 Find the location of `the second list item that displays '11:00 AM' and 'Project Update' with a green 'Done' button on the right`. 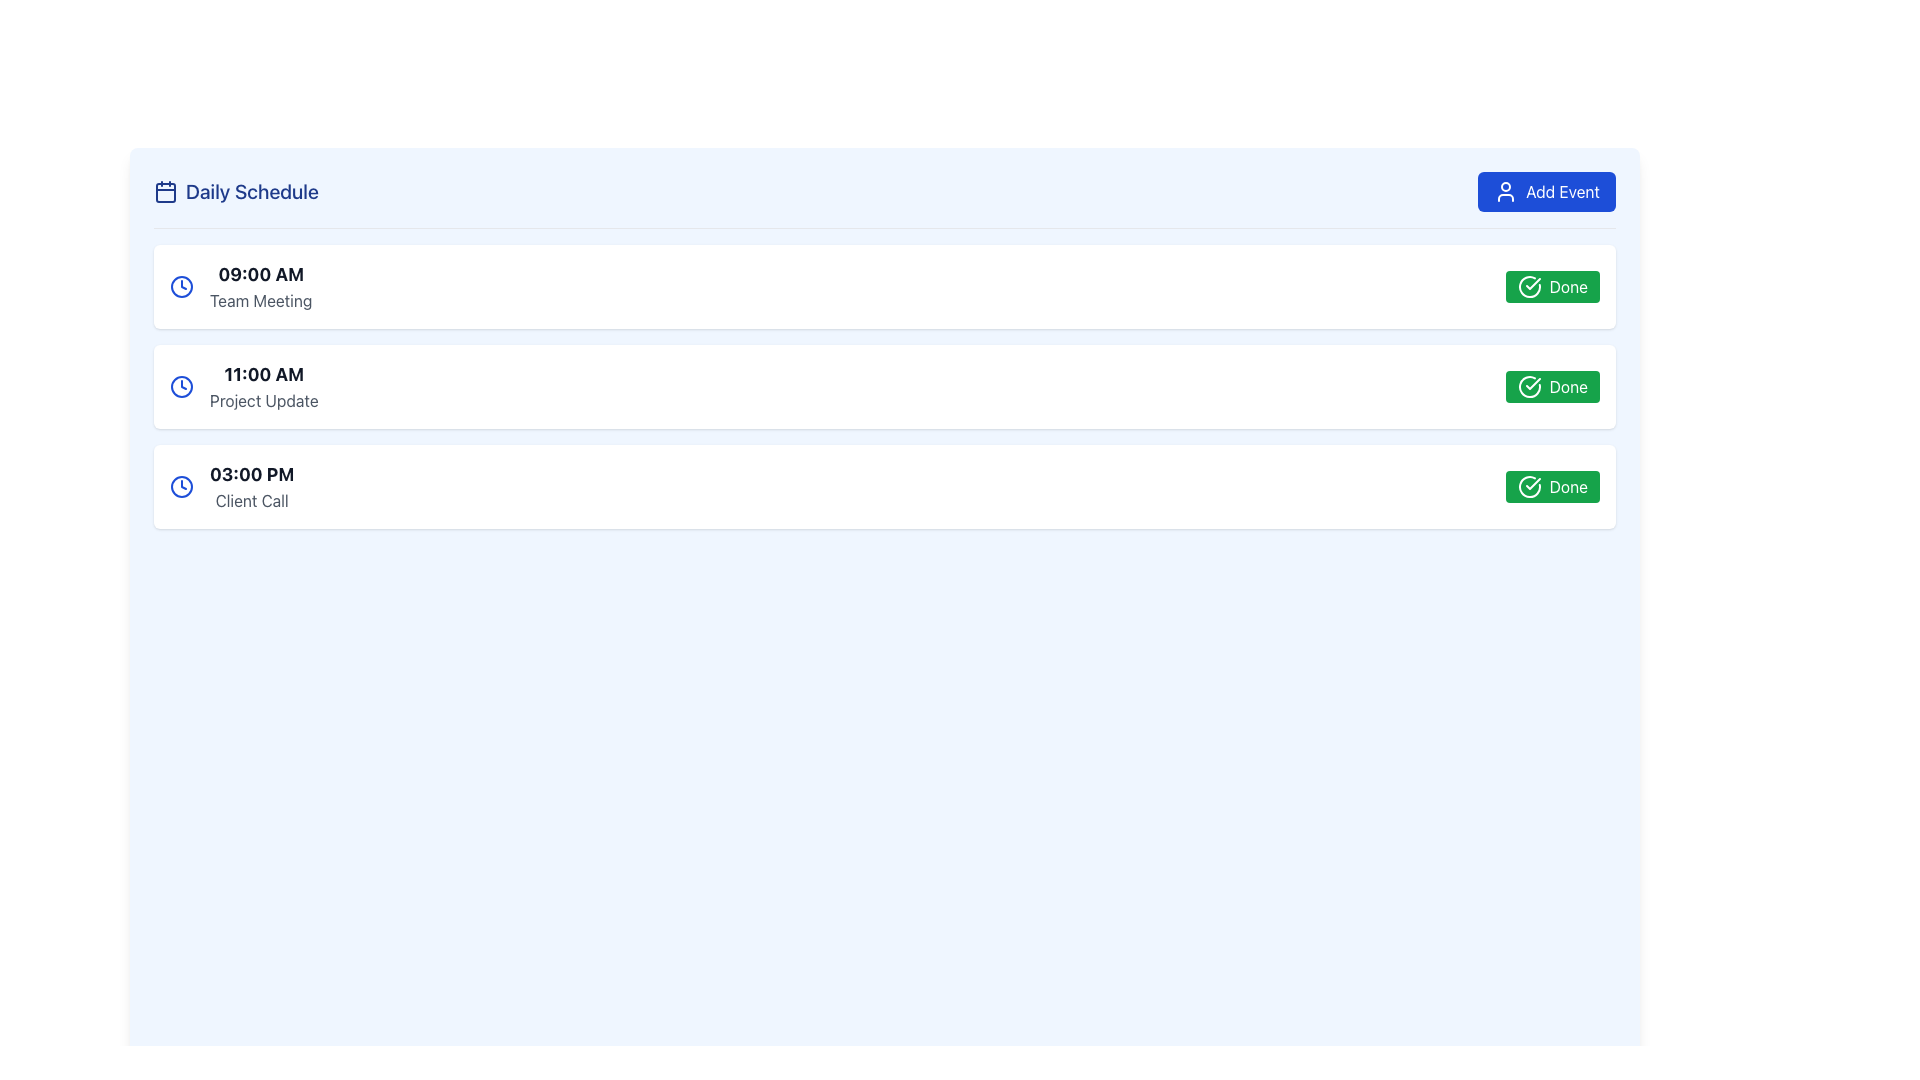

the second list item that displays '11:00 AM' and 'Project Update' with a green 'Done' button on the right is located at coordinates (883, 386).